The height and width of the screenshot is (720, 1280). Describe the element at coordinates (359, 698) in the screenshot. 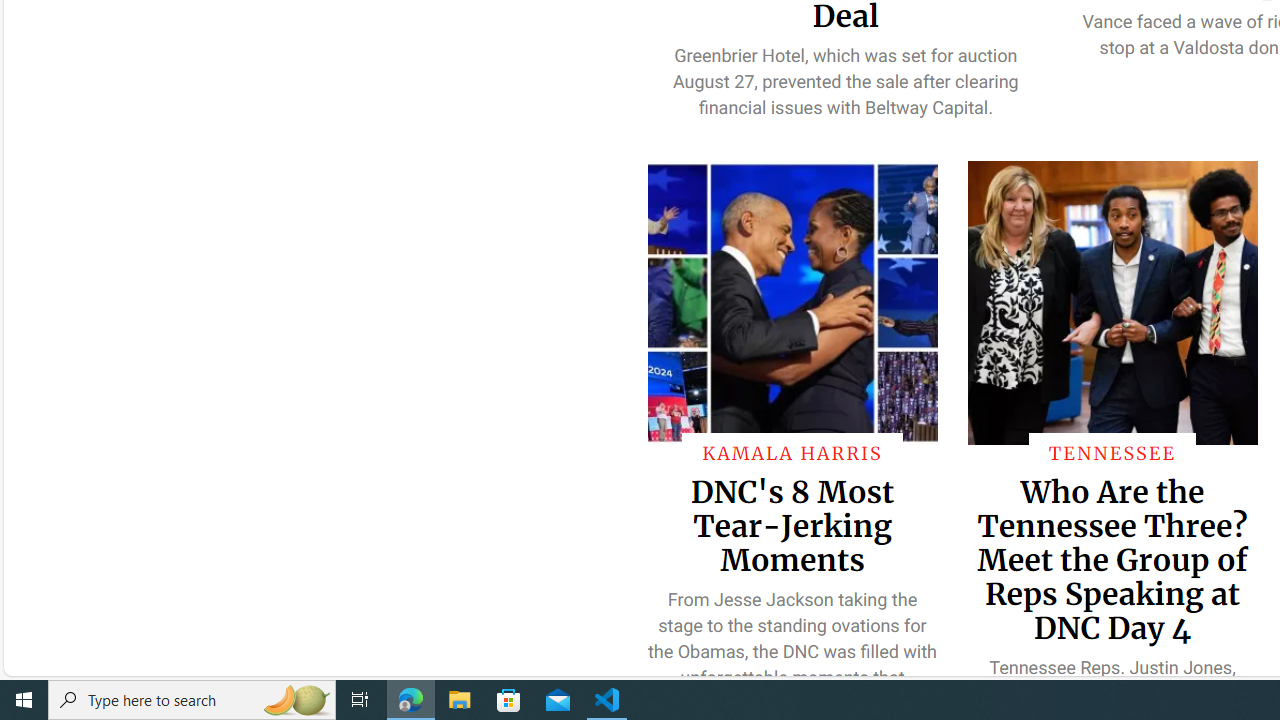

I see `'Task View'` at that location.